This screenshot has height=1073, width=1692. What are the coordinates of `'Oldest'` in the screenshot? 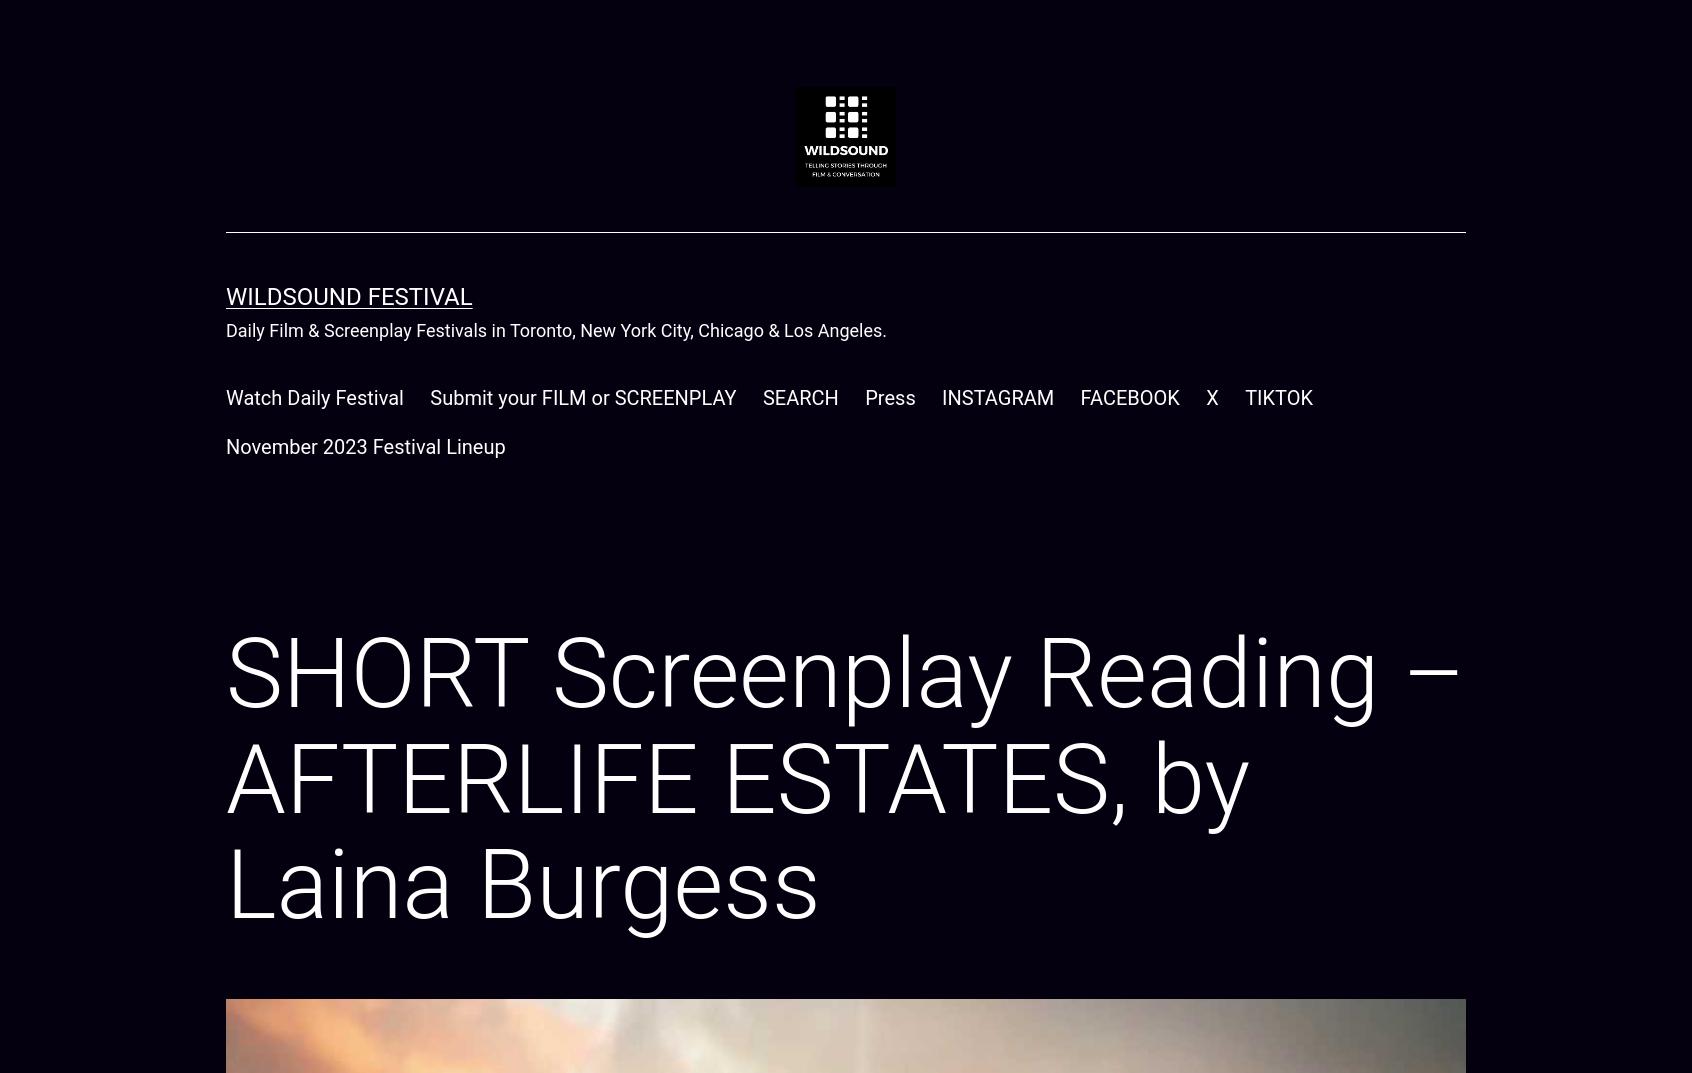 It's located at (1207, 133).